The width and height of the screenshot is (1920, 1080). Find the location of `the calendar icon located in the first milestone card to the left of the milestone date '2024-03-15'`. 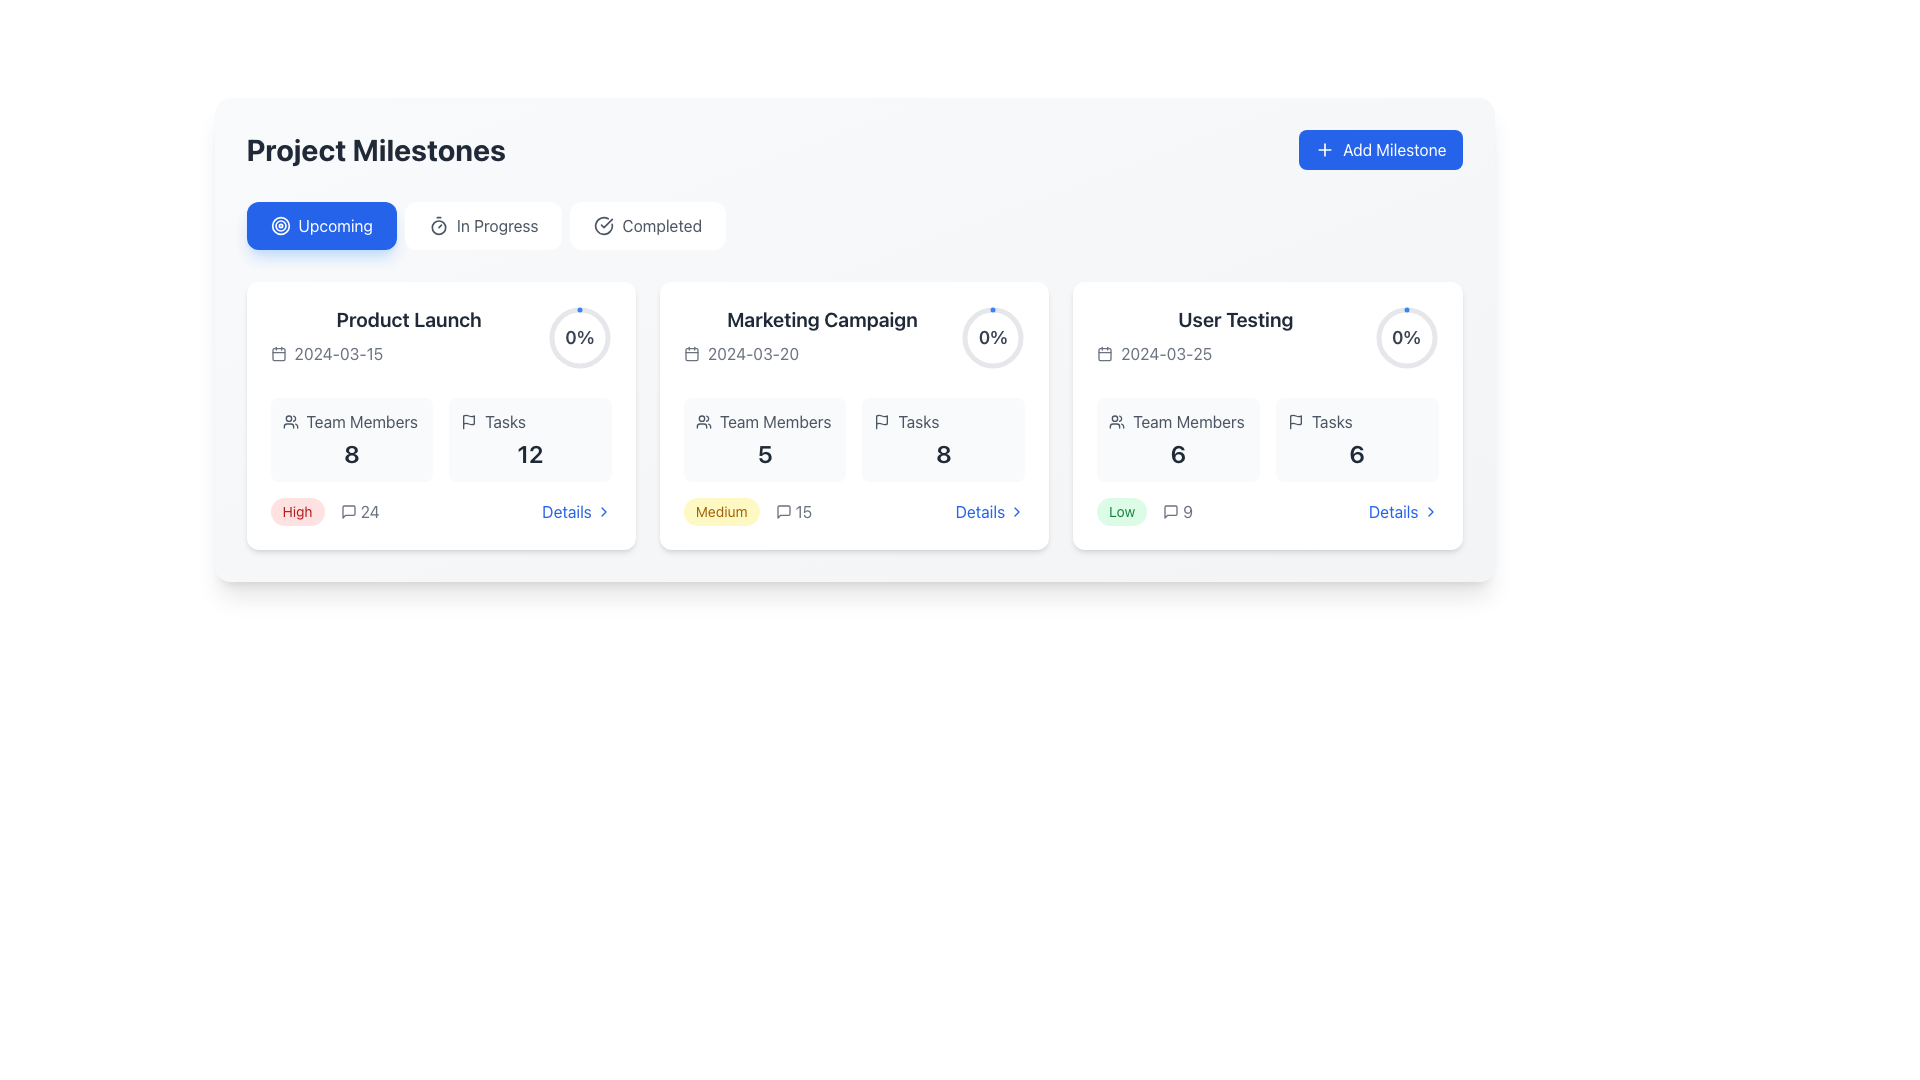

the calendar icon located in the first milestone card to the left of the milestone date '2024-03-15' is located at coordinates (277, 353).